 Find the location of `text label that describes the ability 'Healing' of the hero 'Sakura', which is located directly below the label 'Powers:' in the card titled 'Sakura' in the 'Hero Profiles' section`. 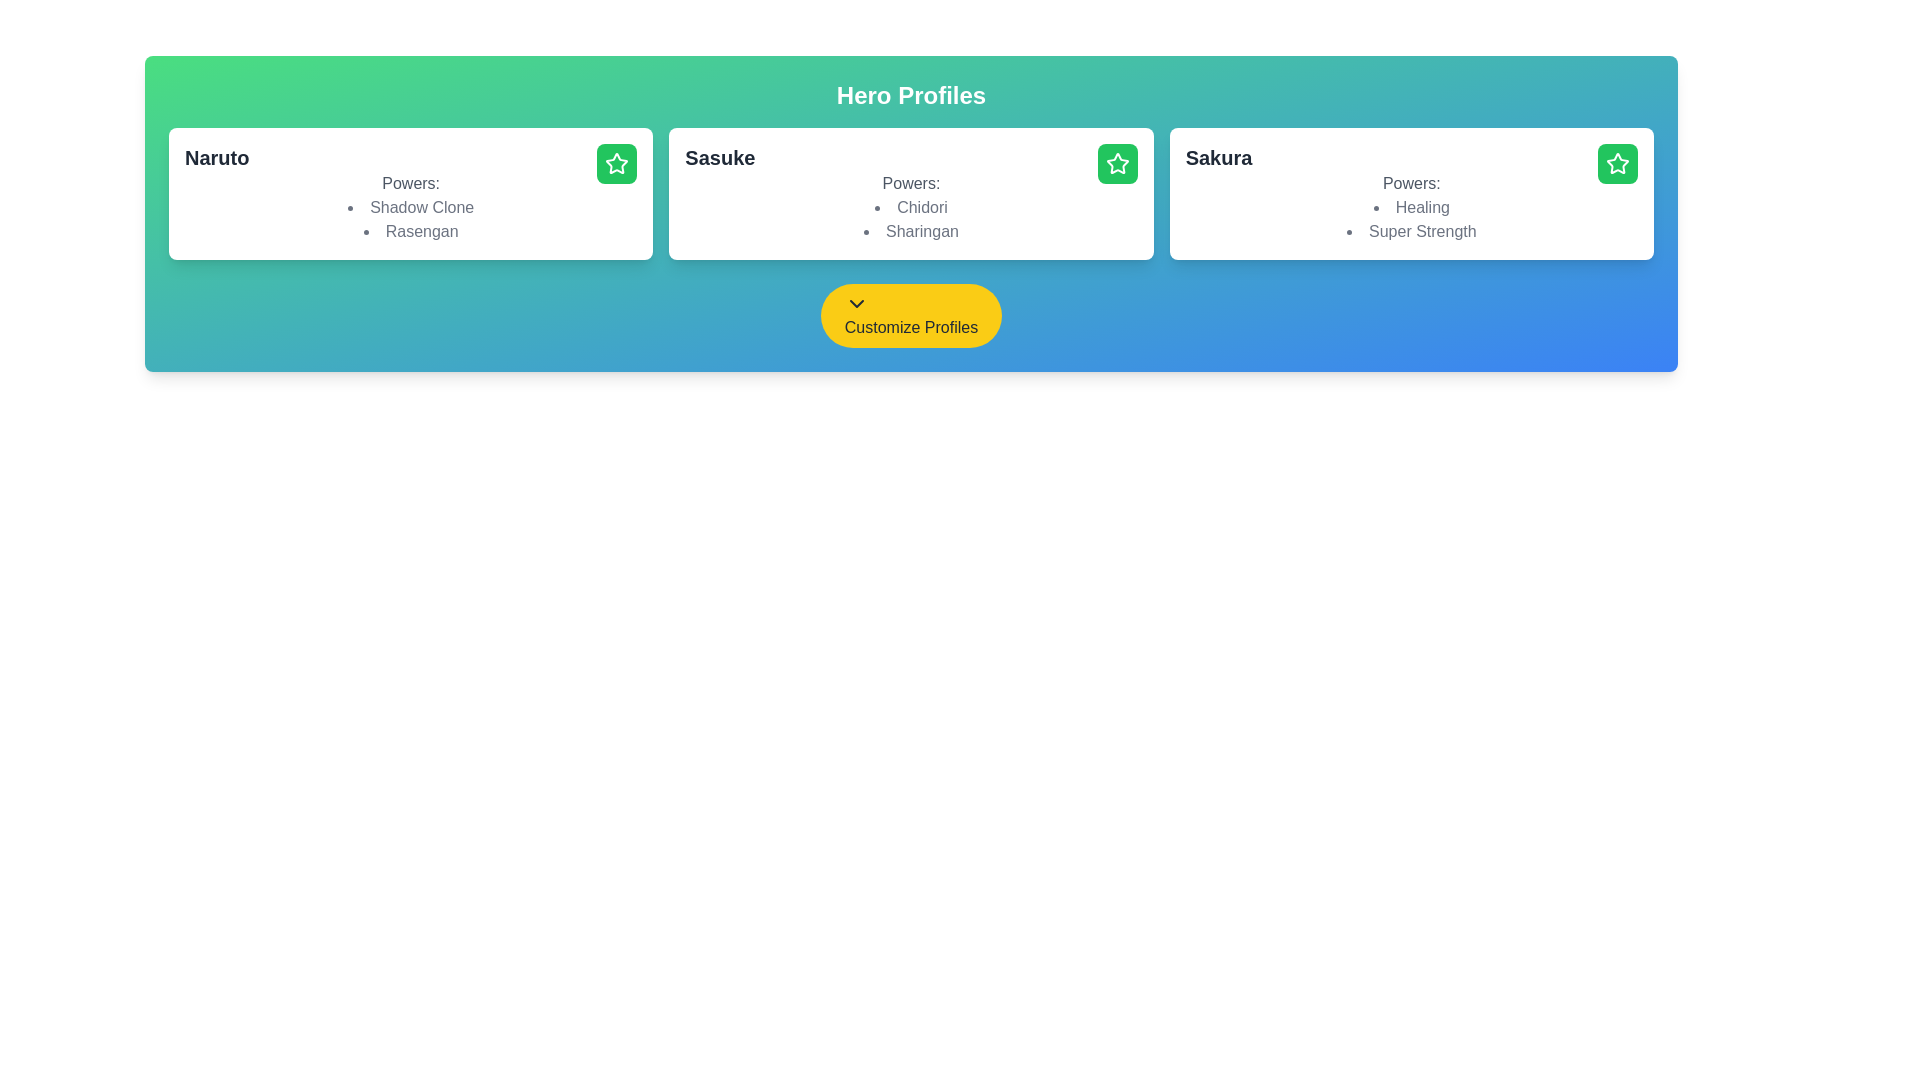

text label that describes the ability 'Healing' of the hero 'Sakura', which is located directly below the label 'Powers:' in the card titled 'Sakura' in the 'Hero Profiles' section is located at coordinates (1410, 208).